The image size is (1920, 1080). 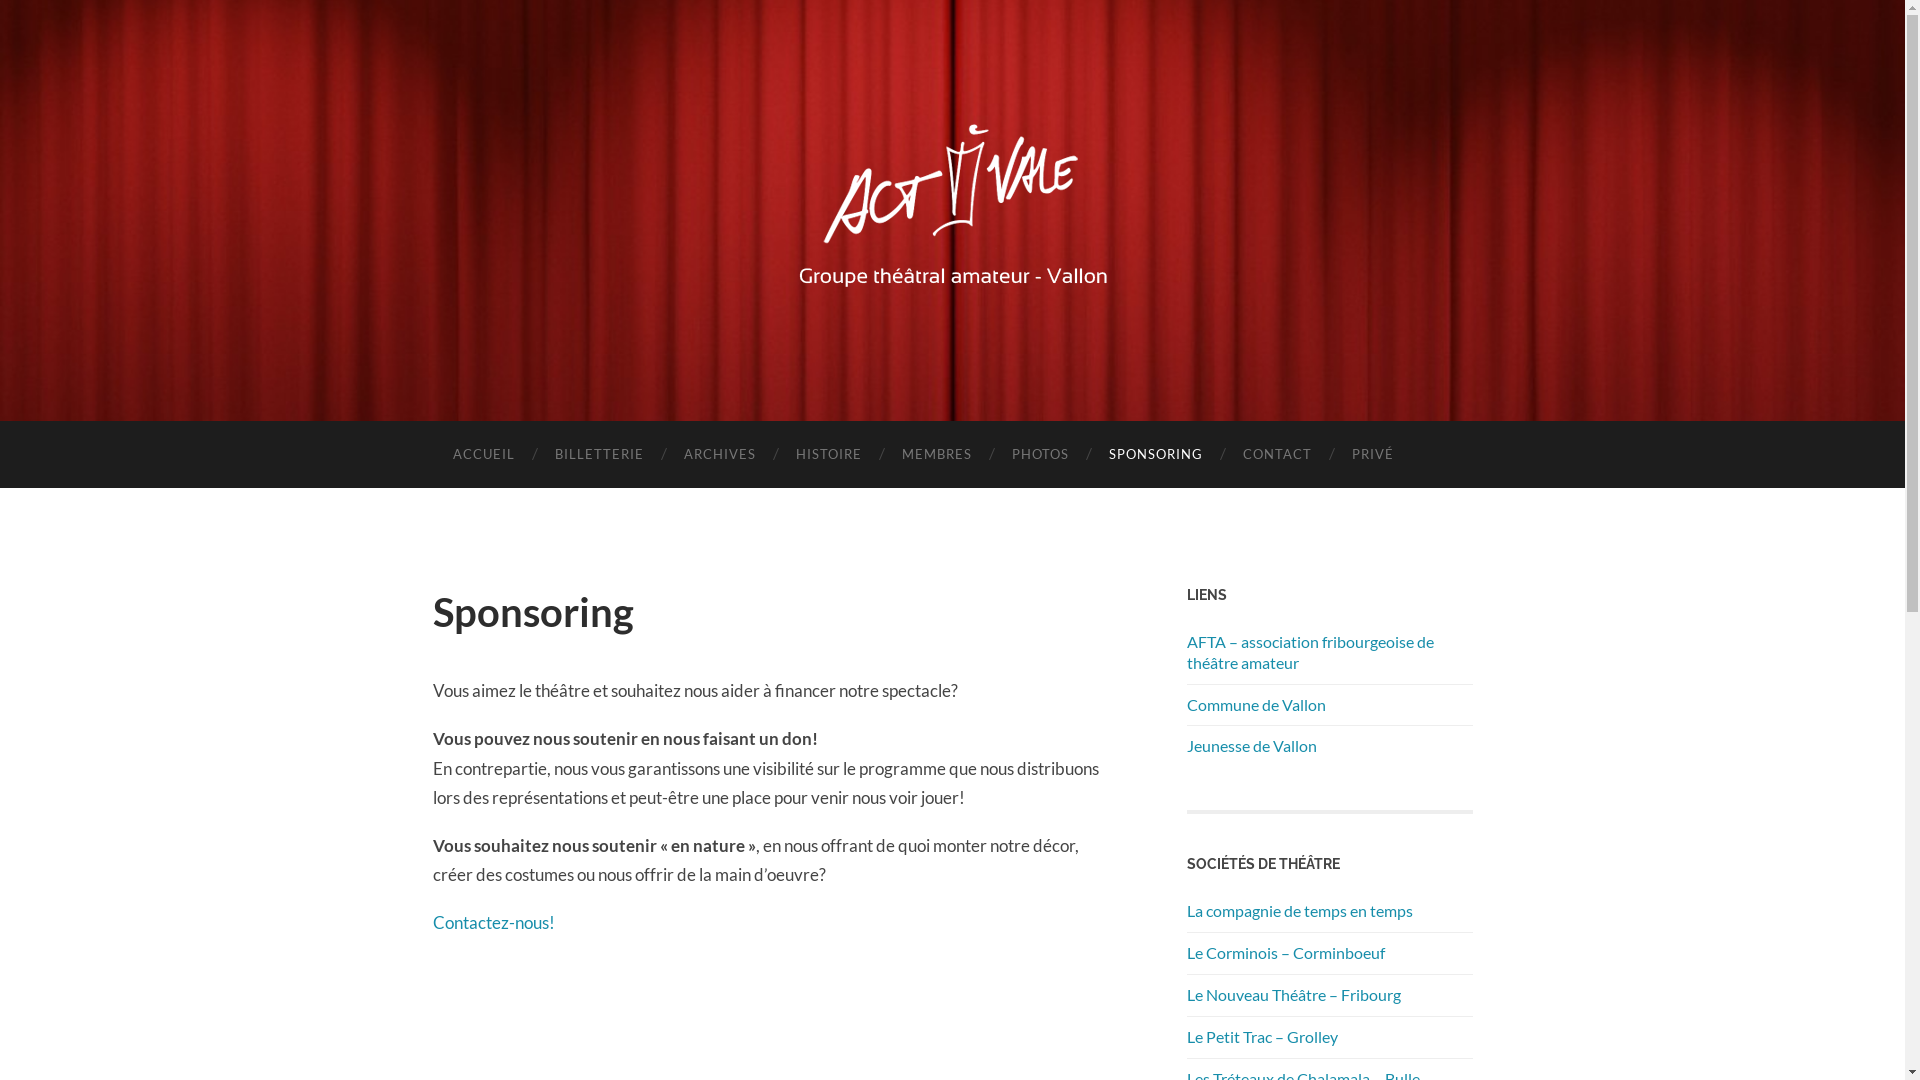 What do you see at coordinates (483, 454) in the screenshot?
I see `'ACCUEIL'` at bounding box center [483, 454].